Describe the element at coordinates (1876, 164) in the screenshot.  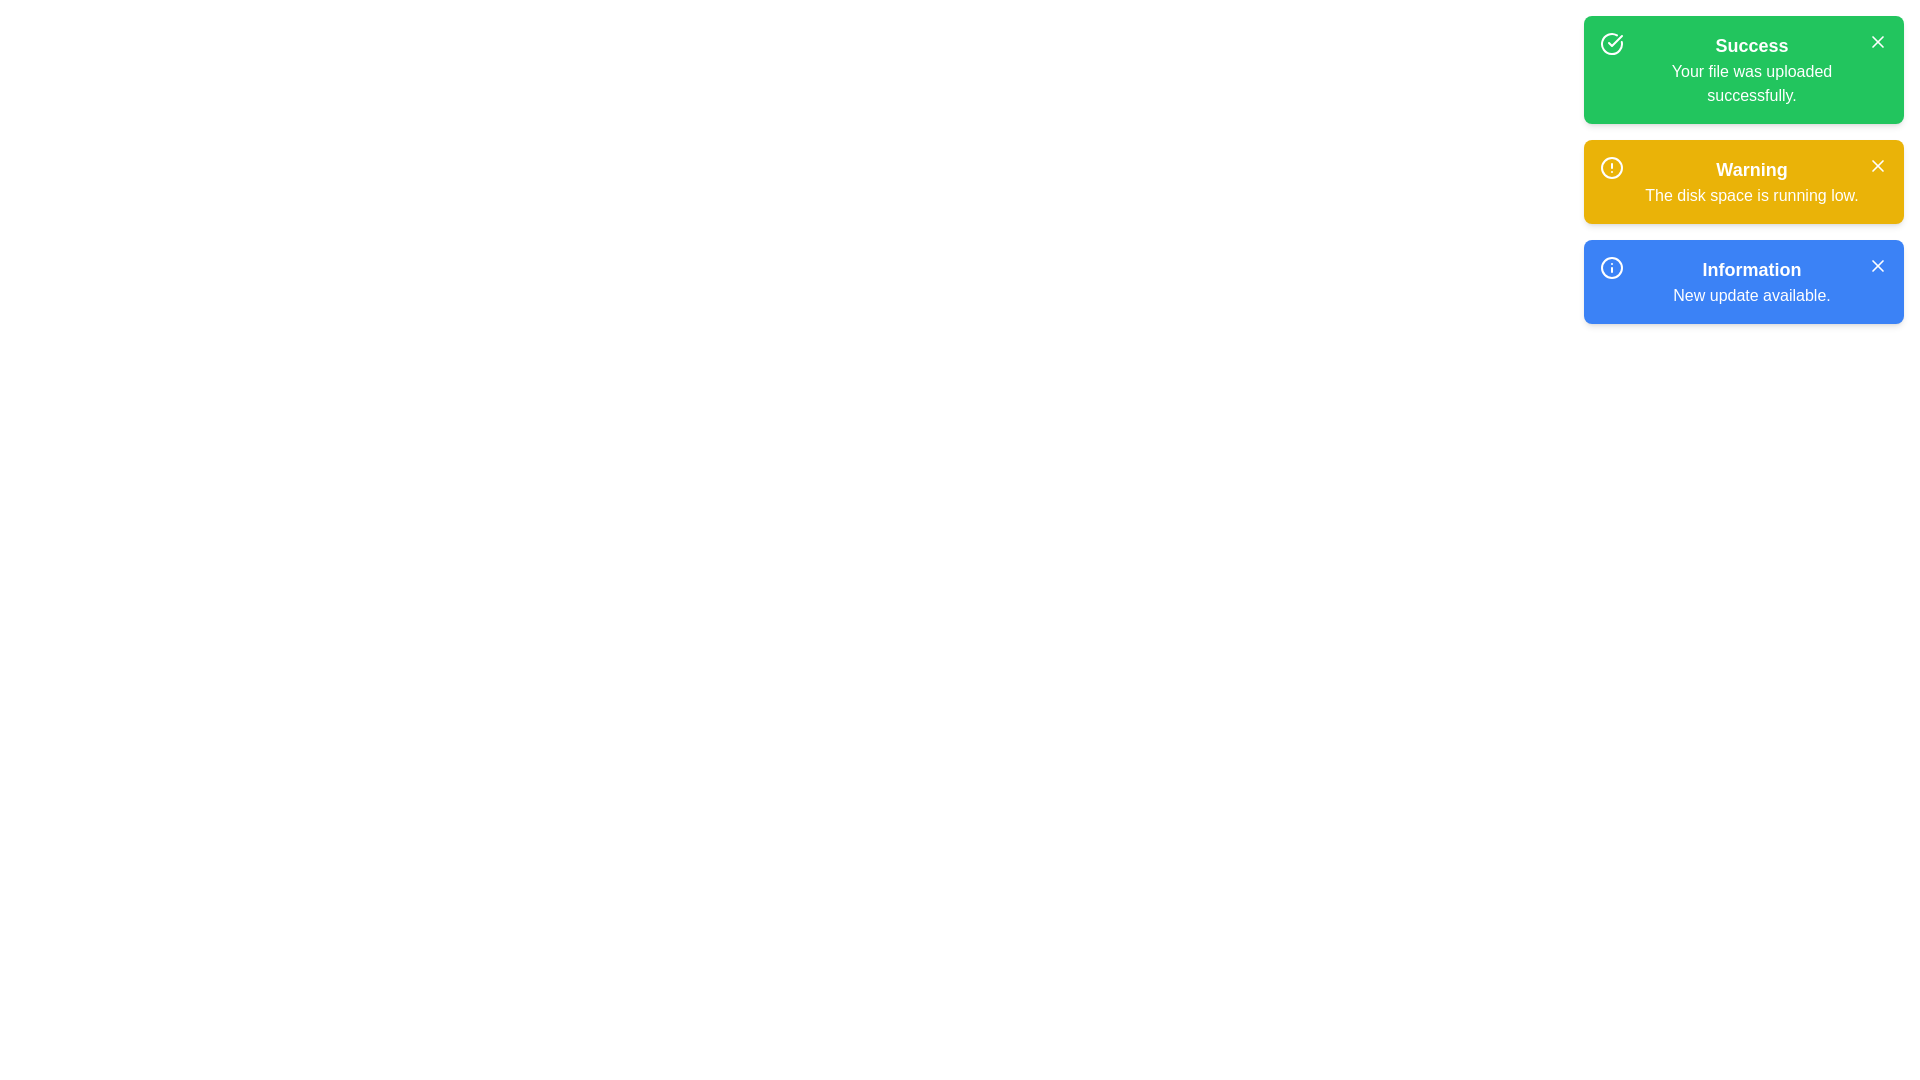
I see `dismiss button for the notification with title 'Warning'` at that location.